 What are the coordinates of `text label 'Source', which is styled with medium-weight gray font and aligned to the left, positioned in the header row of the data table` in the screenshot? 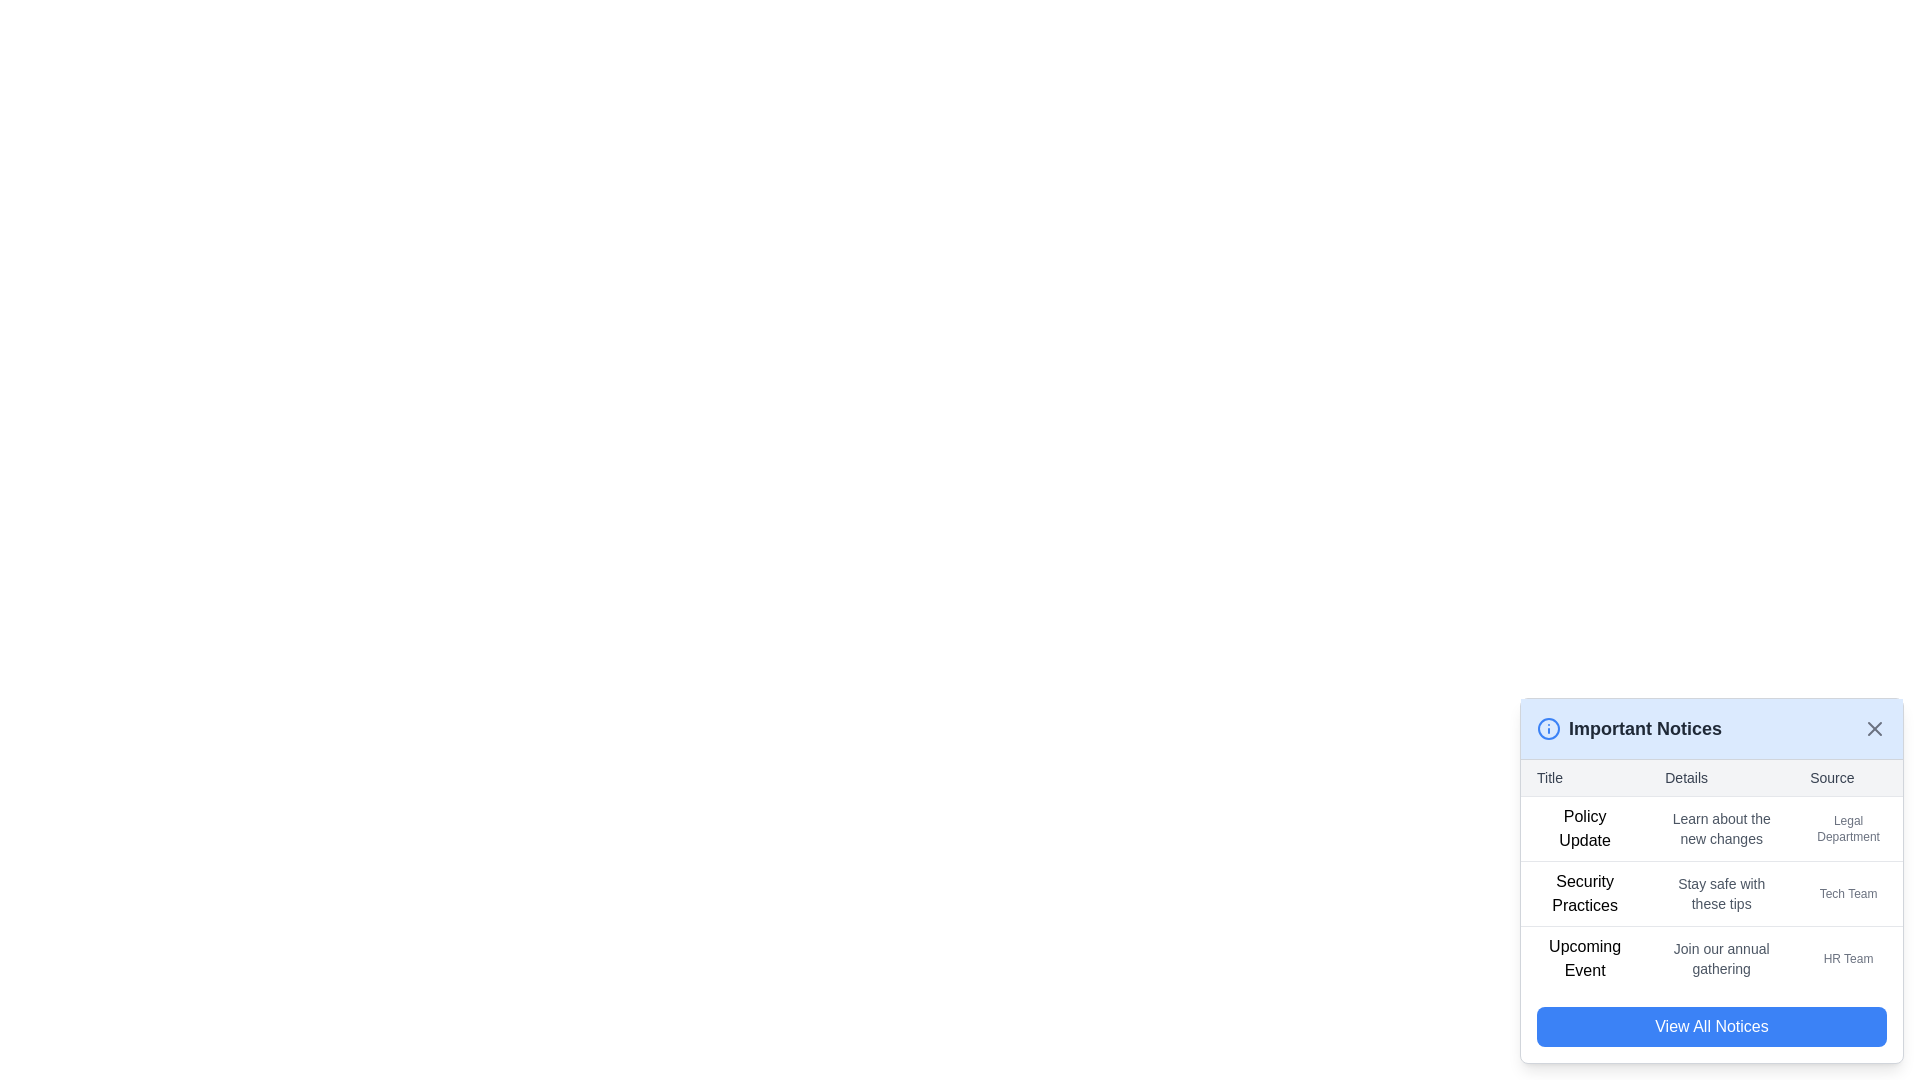 It's located at (1847, 777).